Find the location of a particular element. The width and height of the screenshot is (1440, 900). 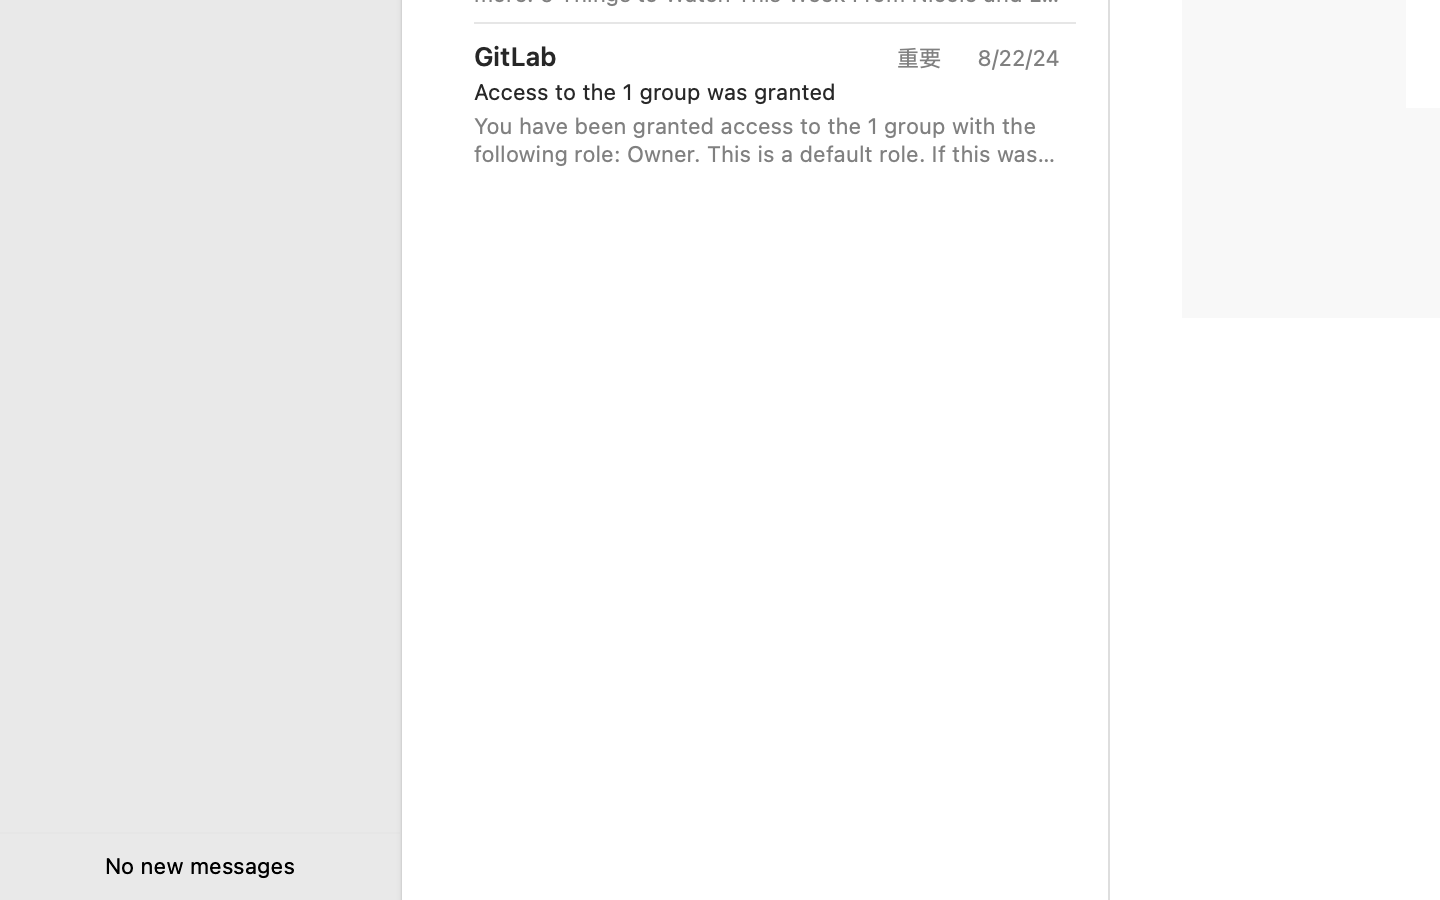

'Access to the 1 group was granted' is located at coordinates (758, 90).